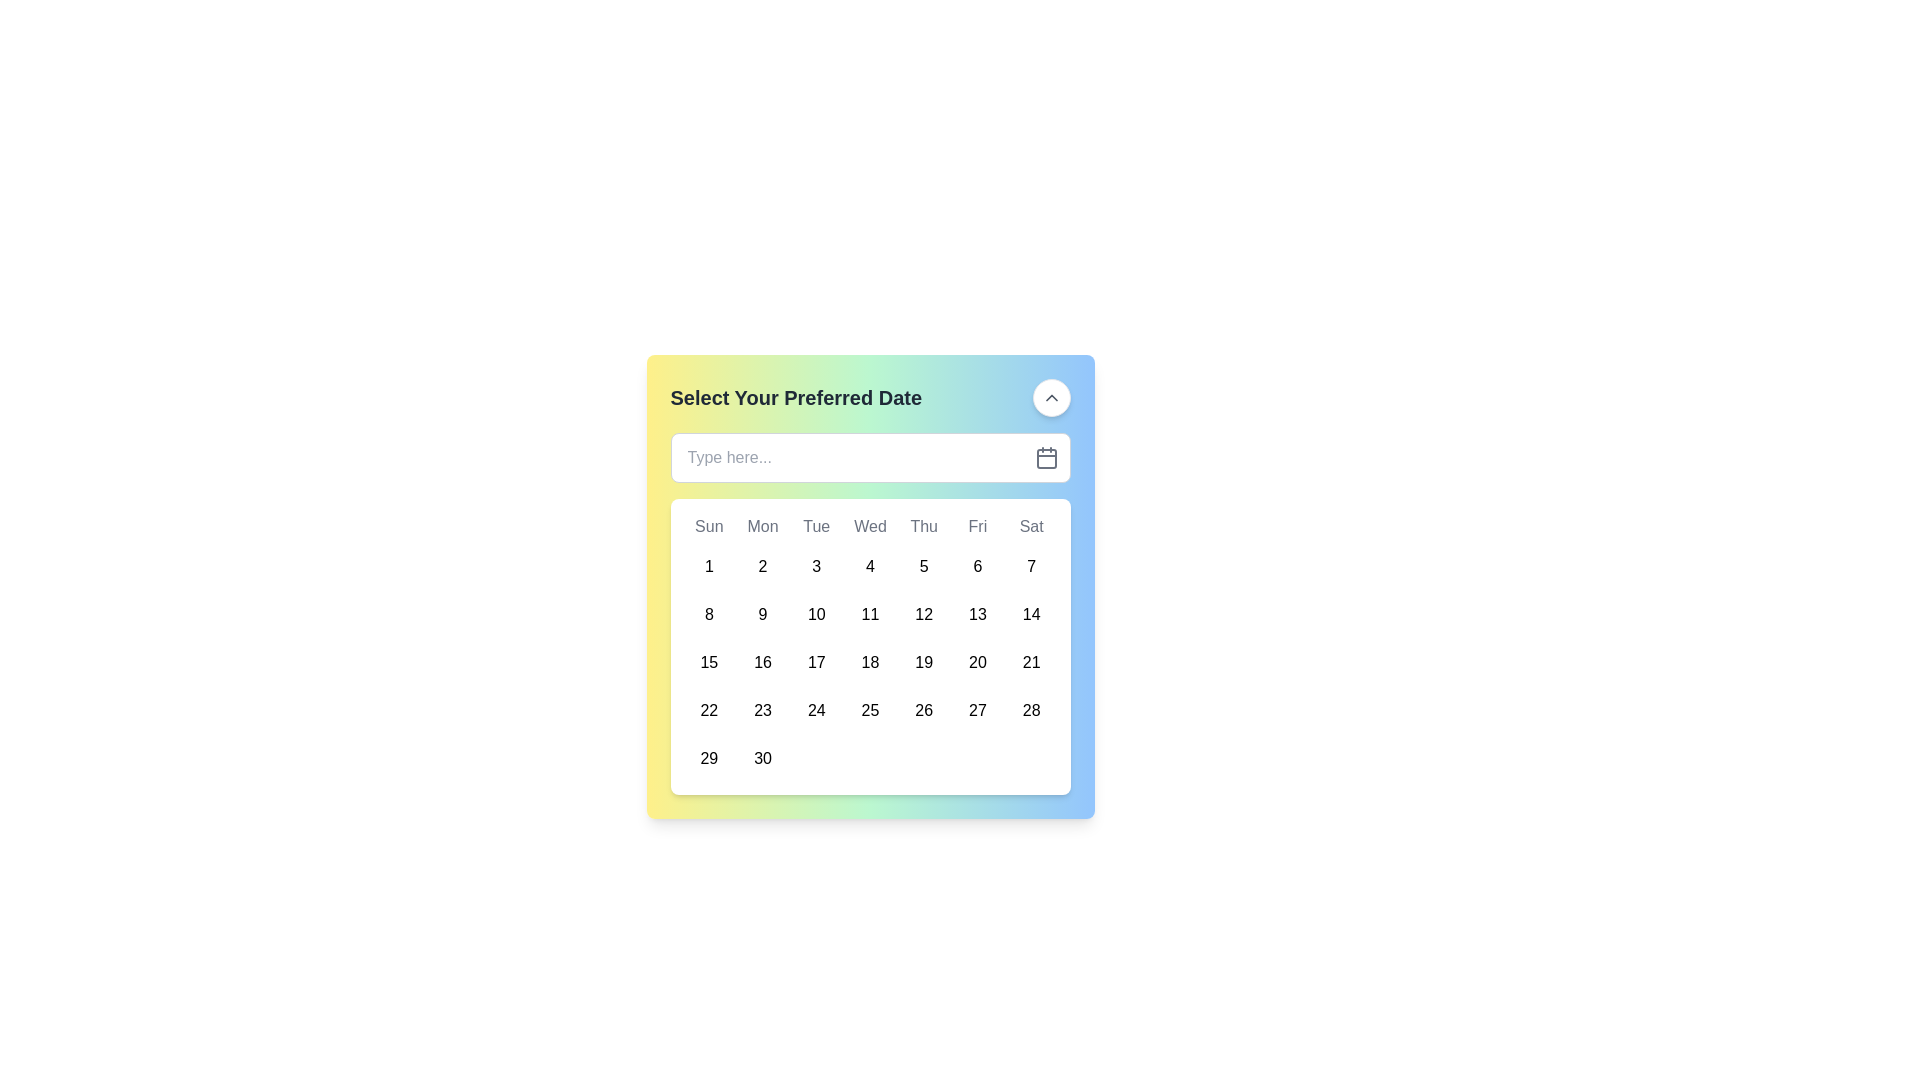 The height and width of the screenshot is (1080, 1920). What do you see at coordinates (1050, 397) in the screenshot?
I see `the small circular button with a white background and upward-pointing chevron icon, located at the top-right corner of the header section next` at bounding box center [1050, 397].